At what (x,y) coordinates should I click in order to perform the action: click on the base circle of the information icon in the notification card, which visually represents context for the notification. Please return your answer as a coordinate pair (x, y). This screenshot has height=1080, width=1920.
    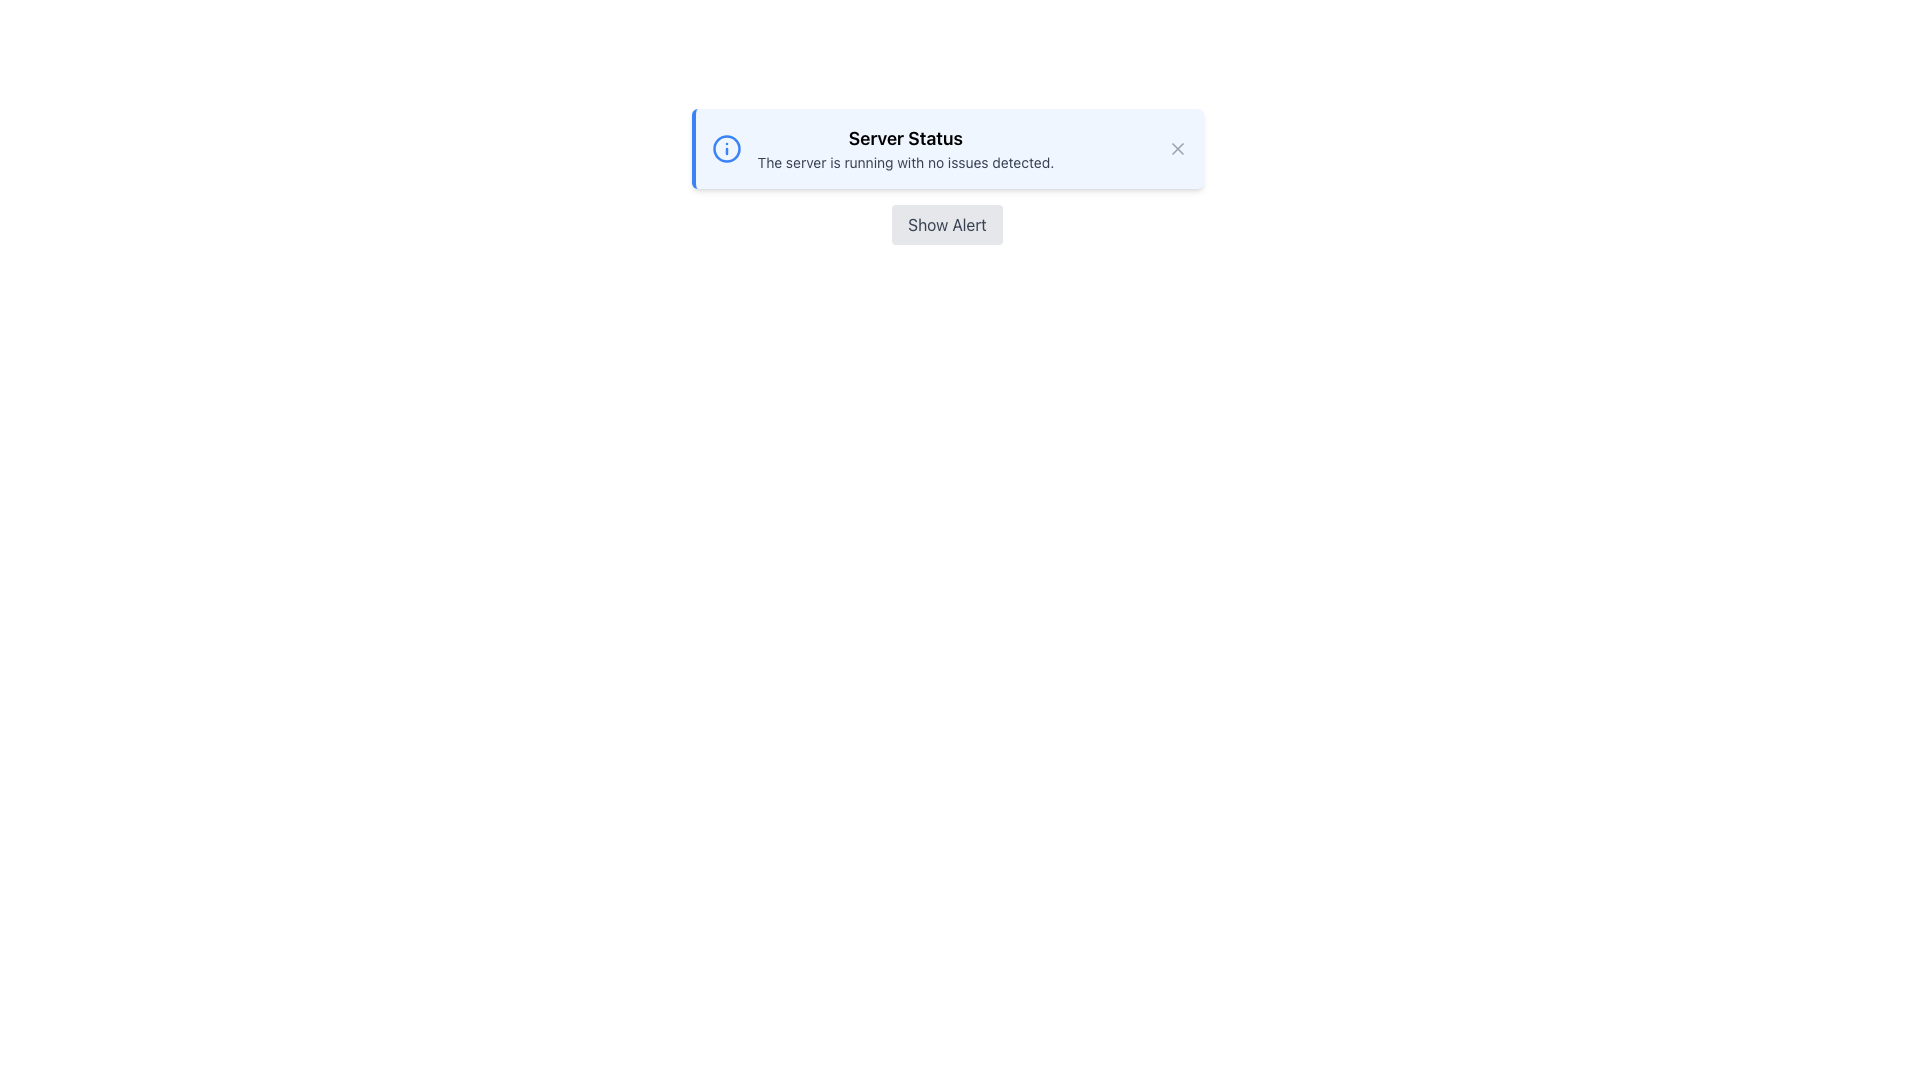
    Looking at the image, I should click on (725, 148).